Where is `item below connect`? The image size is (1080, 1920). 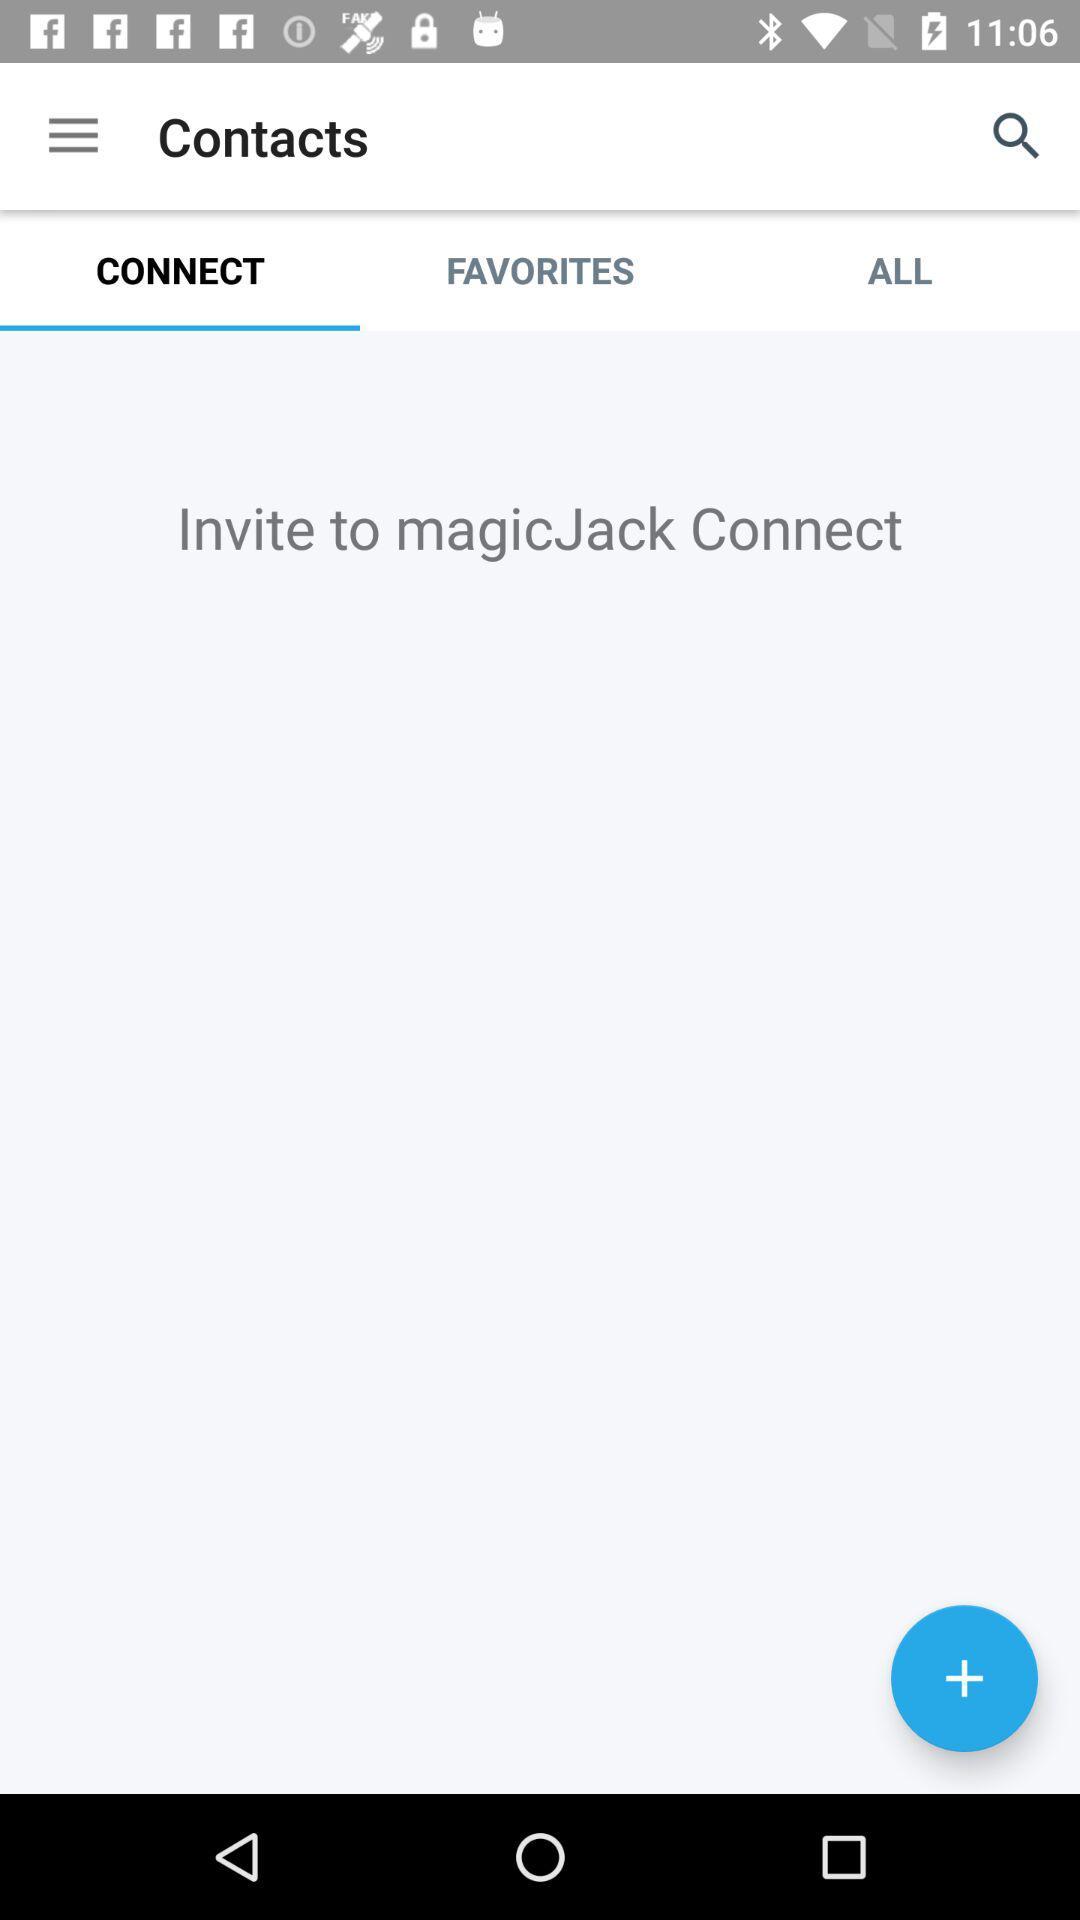 item below connect is located at coordinates (540, 526).